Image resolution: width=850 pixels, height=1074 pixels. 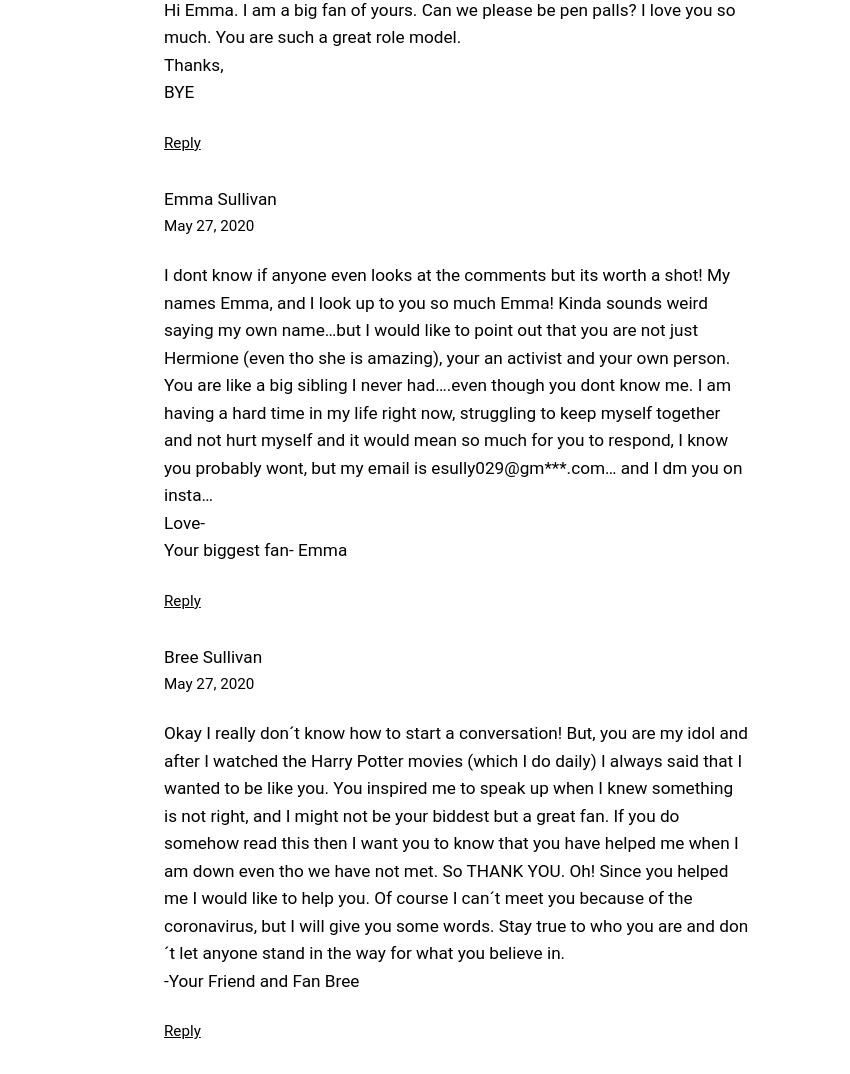 What do you see at coordinates (183, 521) in the screenshot?
I see `'Love-'` at bounding box center [183, 521].